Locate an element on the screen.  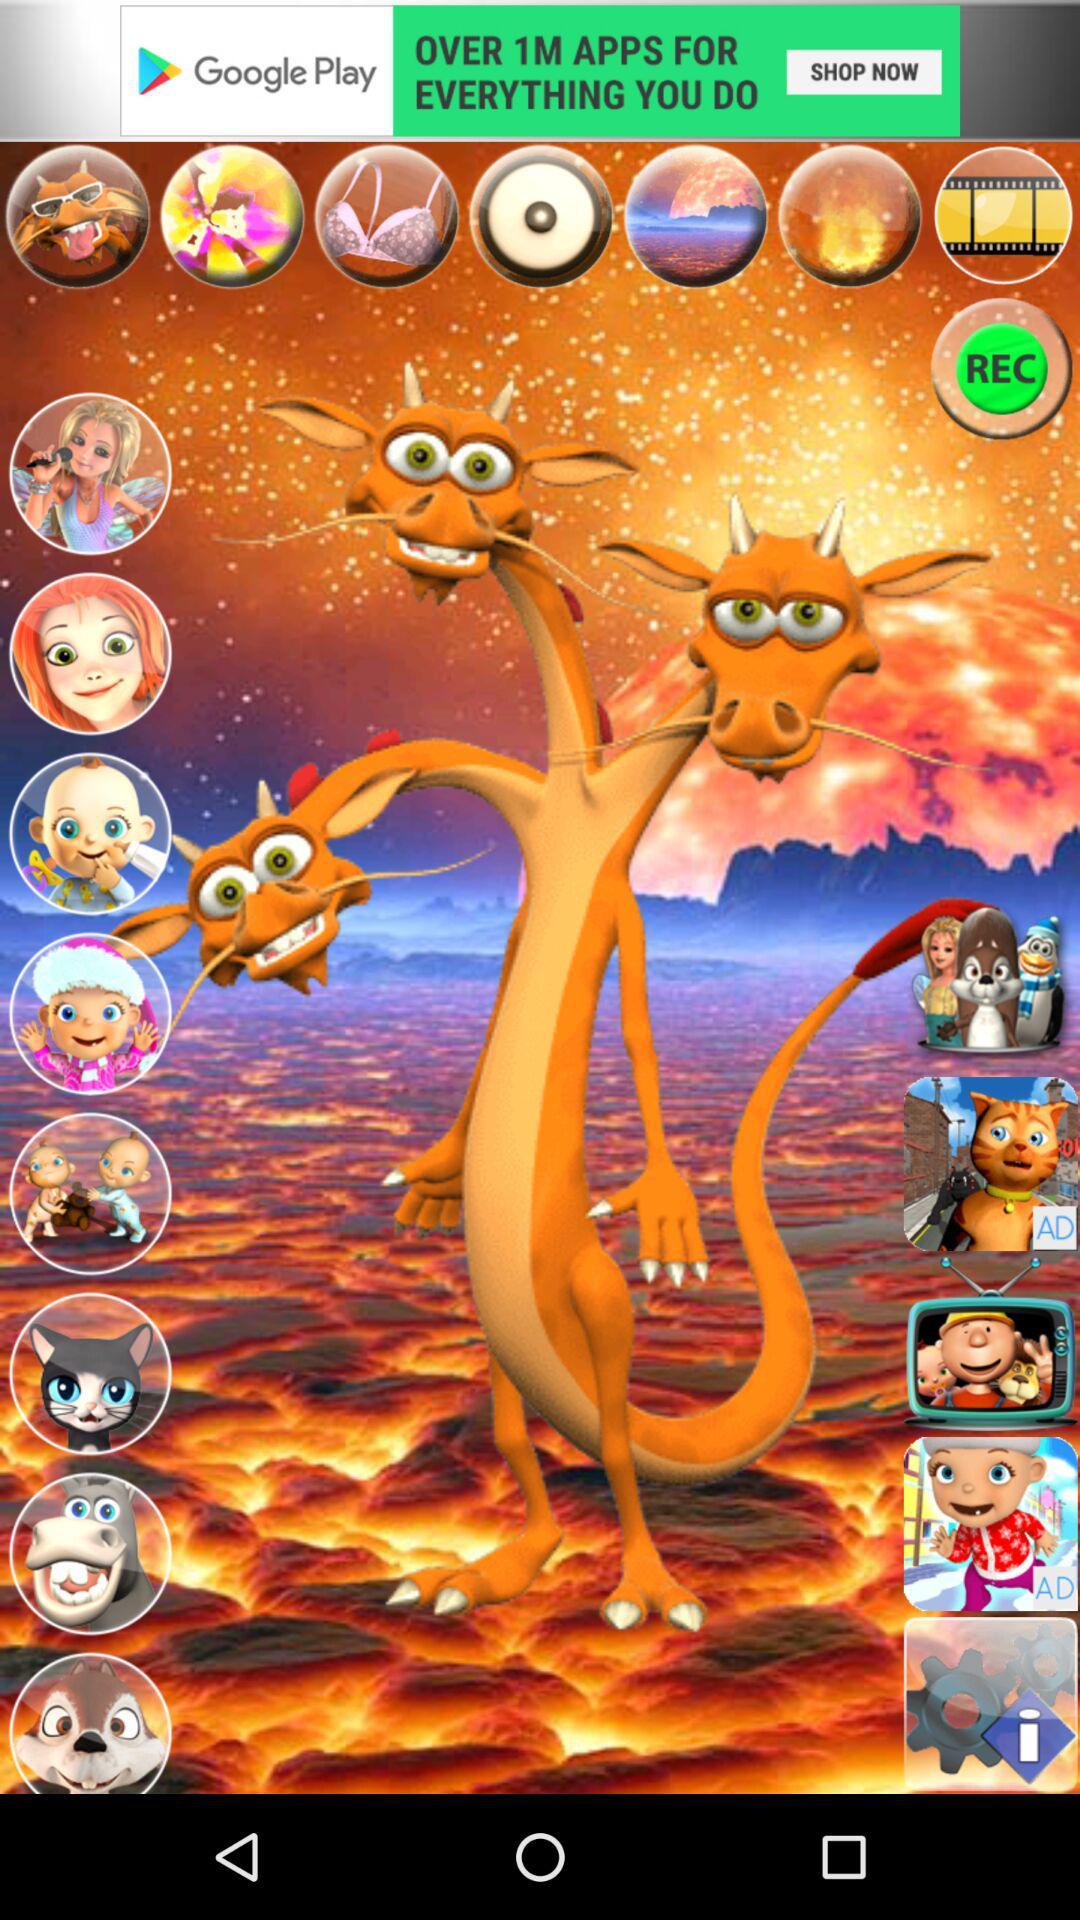
voice type is located at coordinates (230, 216).